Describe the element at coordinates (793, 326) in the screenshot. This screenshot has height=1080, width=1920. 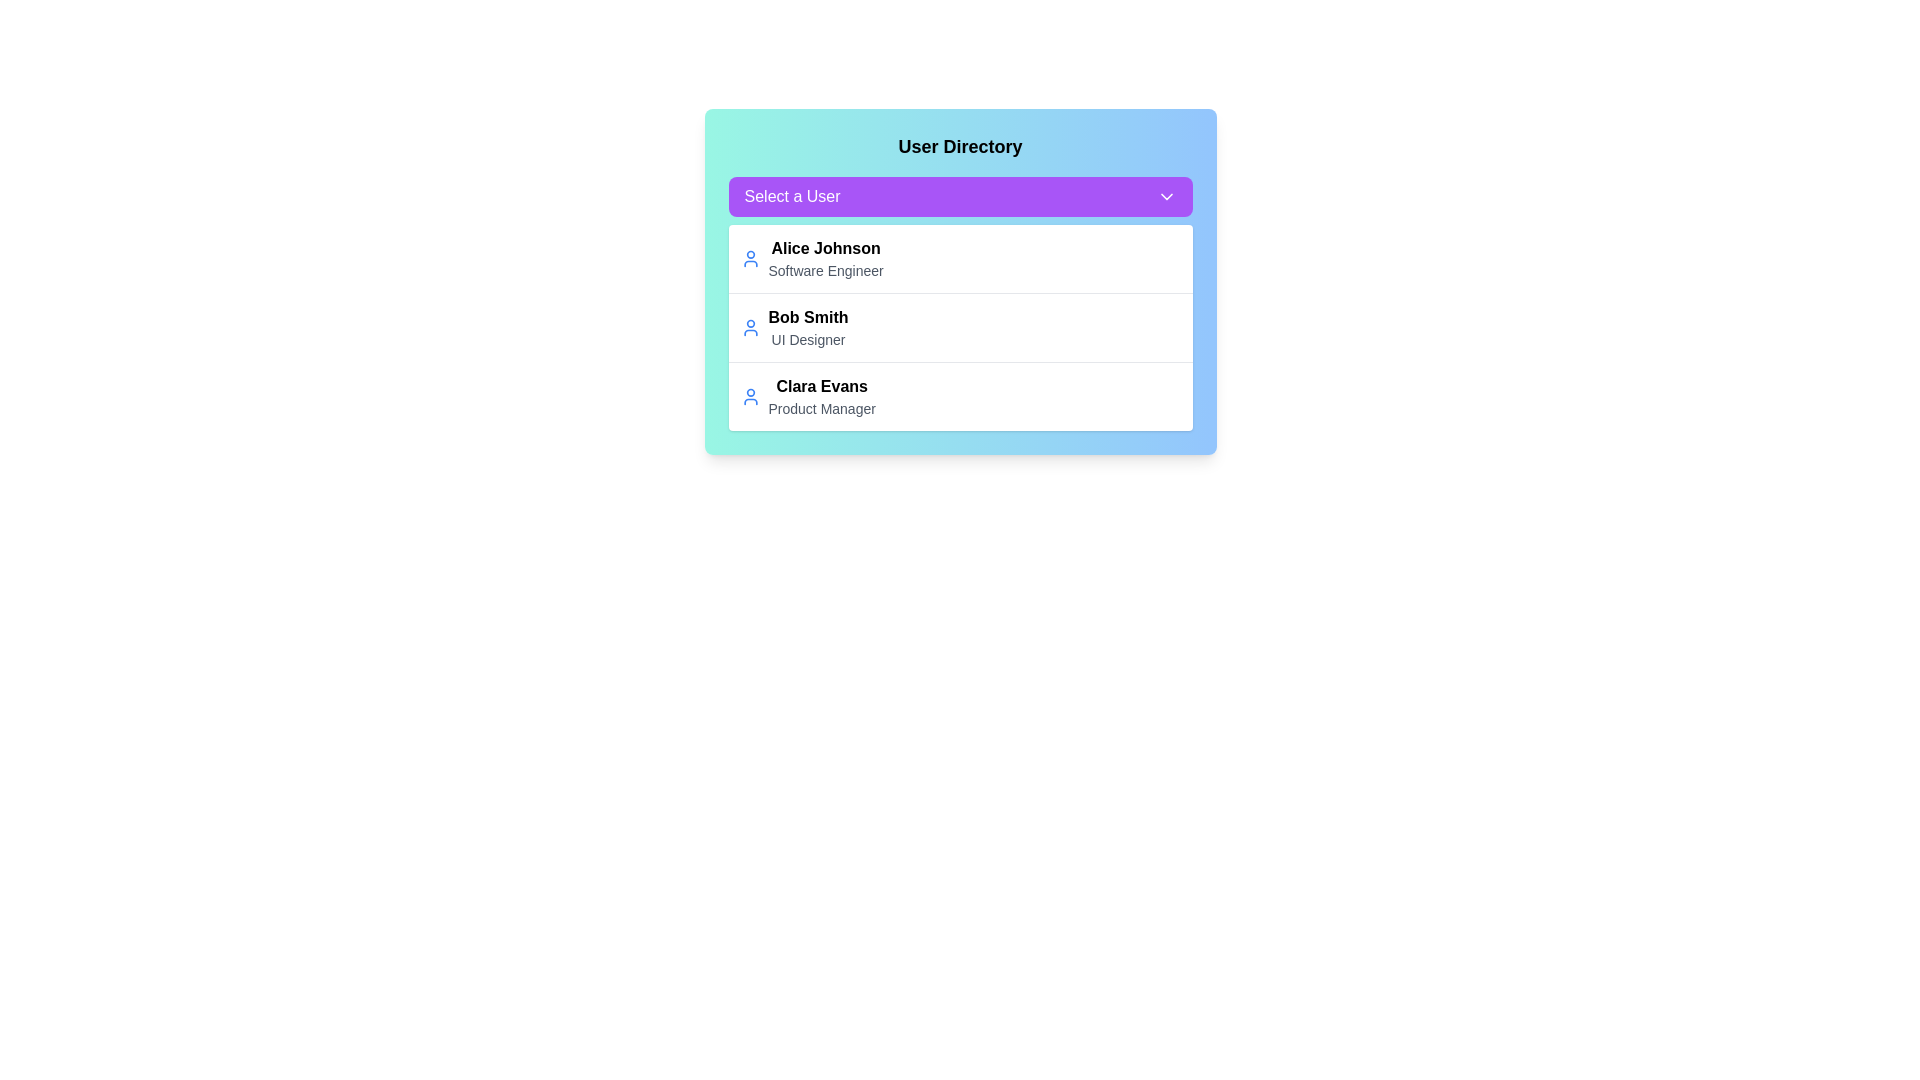
I see `the second ListItem in the User Directory, which contains user information including name and title, positioned between 'Alice Johnson' and 'Clara Evans'` at that location.